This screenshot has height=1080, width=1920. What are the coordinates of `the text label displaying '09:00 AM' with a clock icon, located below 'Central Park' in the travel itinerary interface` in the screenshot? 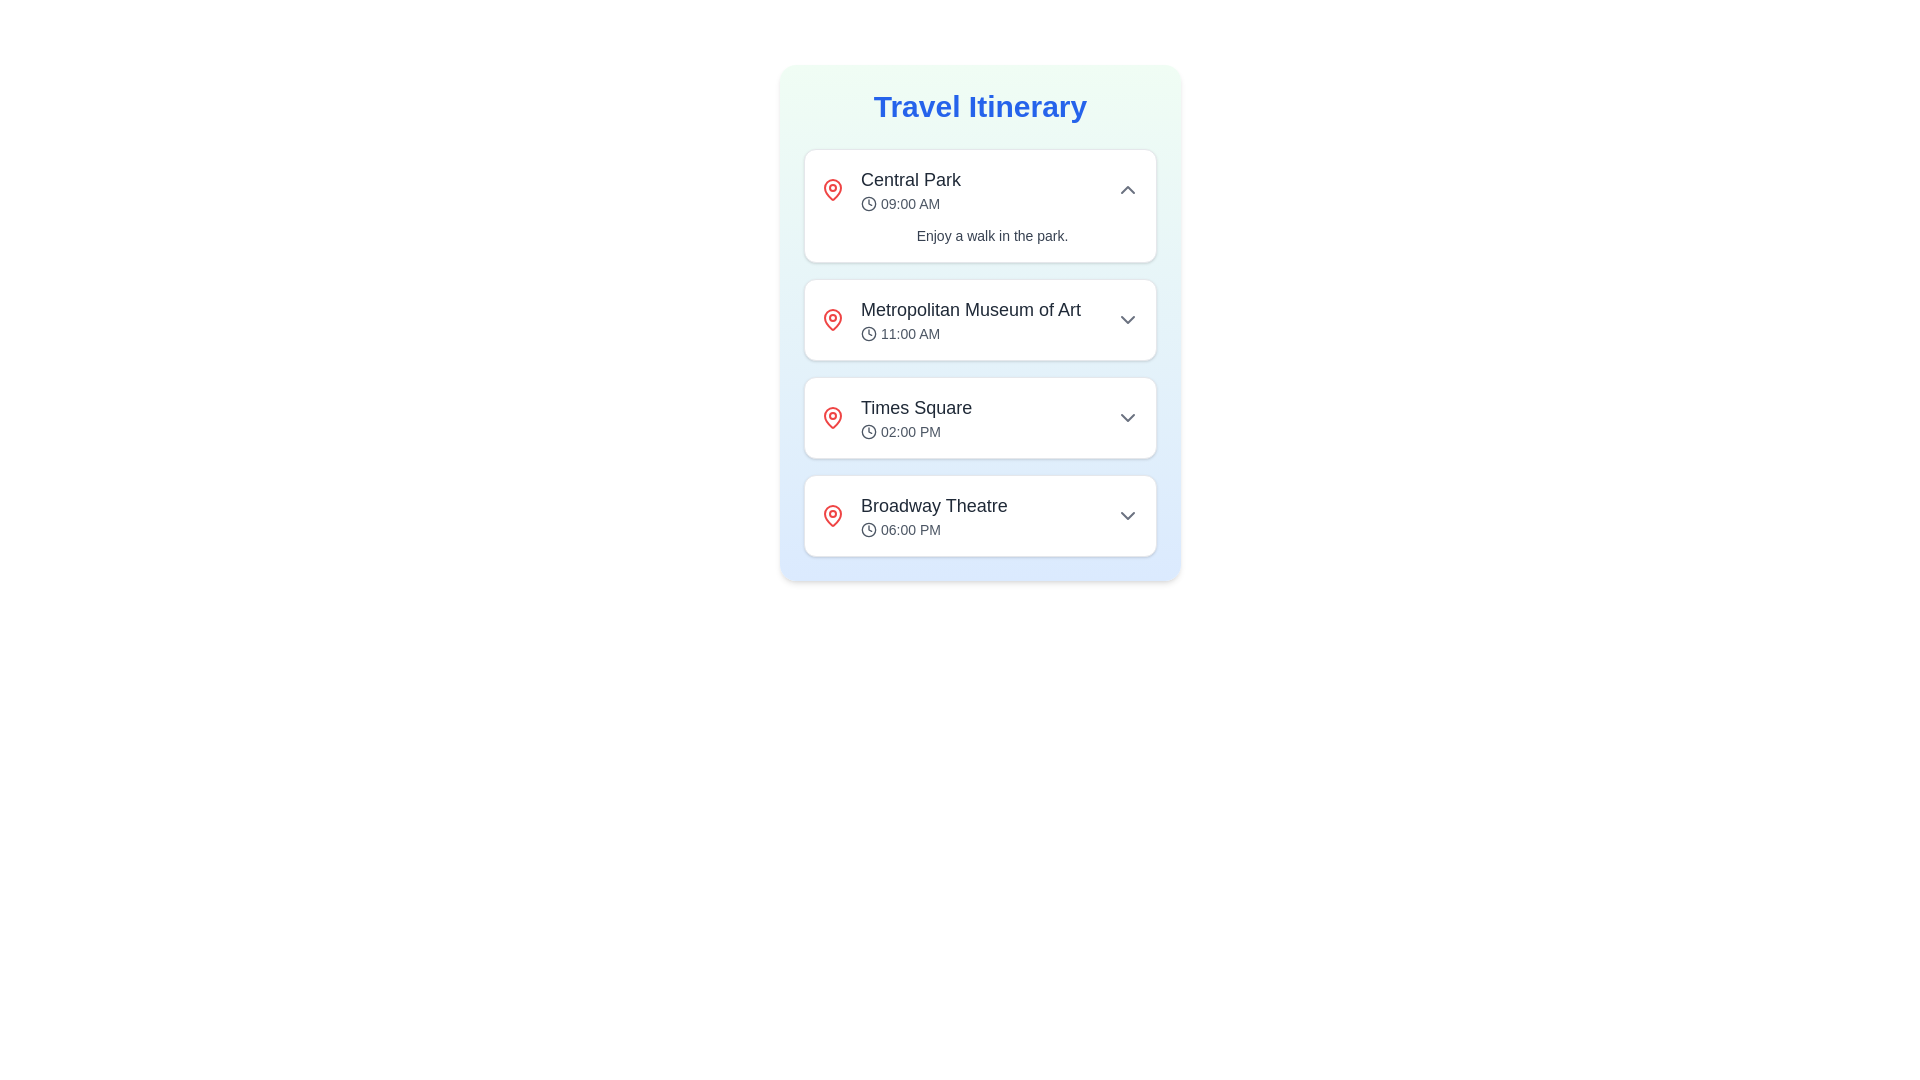 It's located at (910, 204).